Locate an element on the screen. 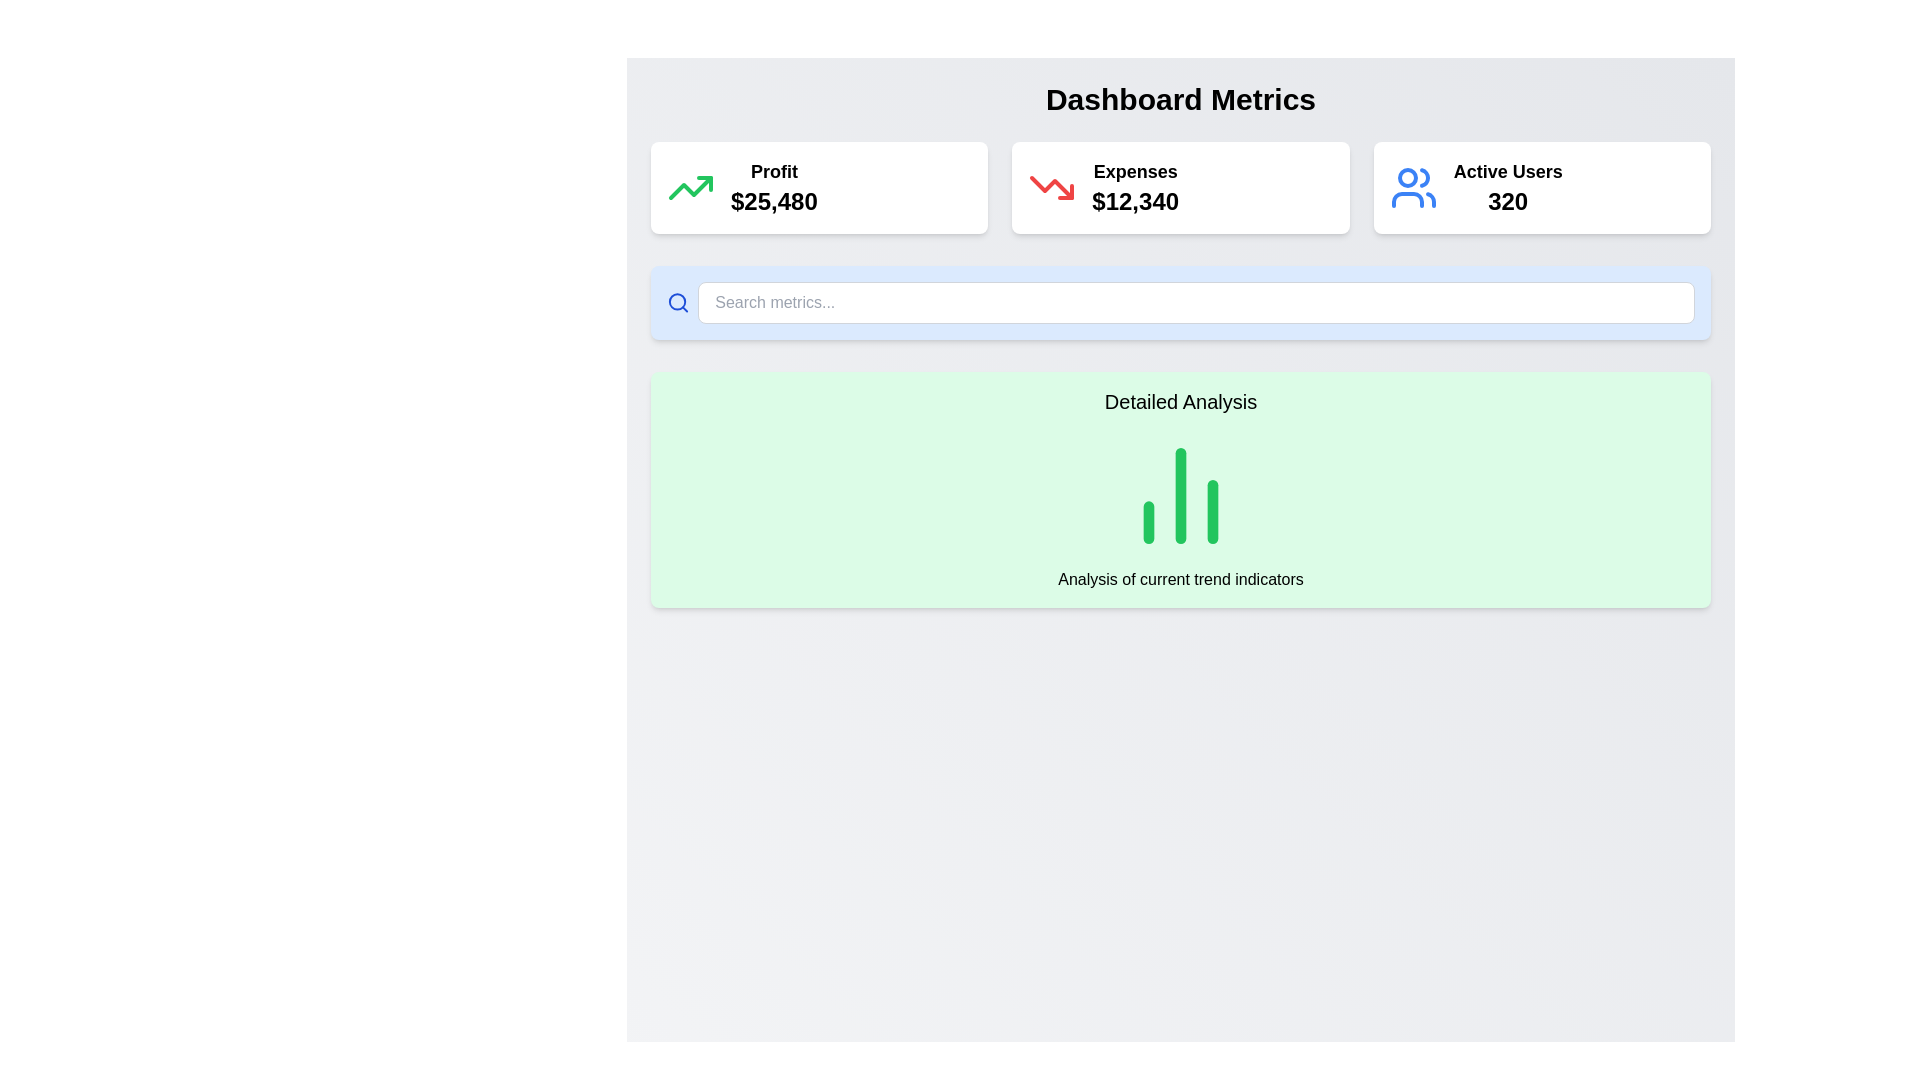 This screenshot has width=1920, height=1080. the green upward trending arrow icon located to the left of the 'Profit' text, which indicates a positive trend is located at coordinates (691, 188).